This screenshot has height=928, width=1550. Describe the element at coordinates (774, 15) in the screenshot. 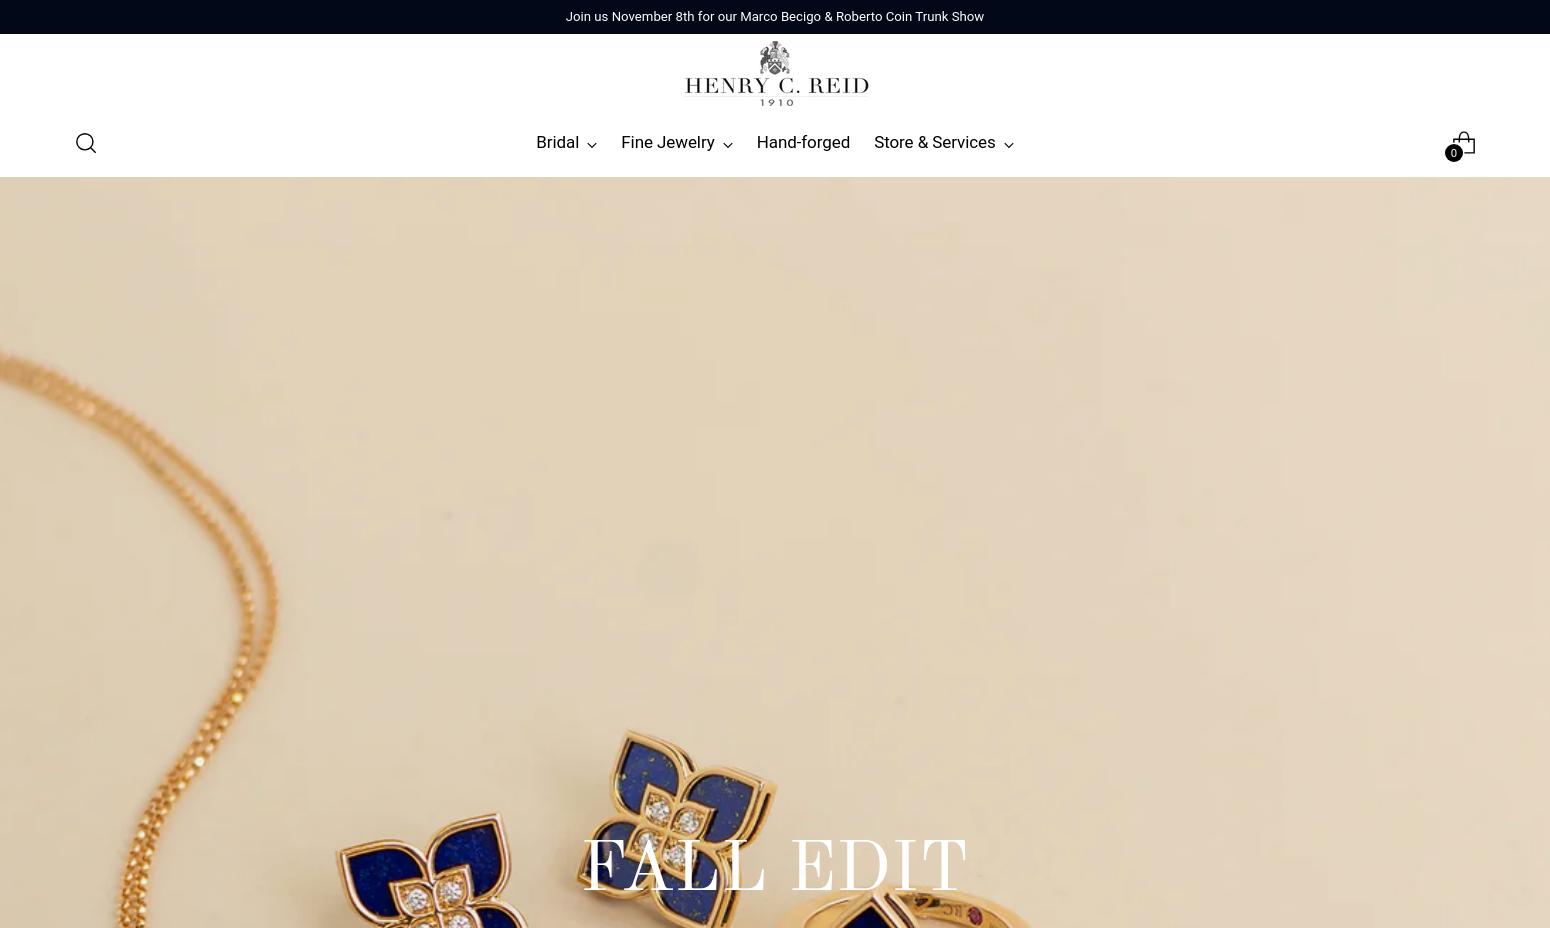

I see `'Join us November 8th for our Marco Becigo & Roberto Coin Trunk Show'` at that location.